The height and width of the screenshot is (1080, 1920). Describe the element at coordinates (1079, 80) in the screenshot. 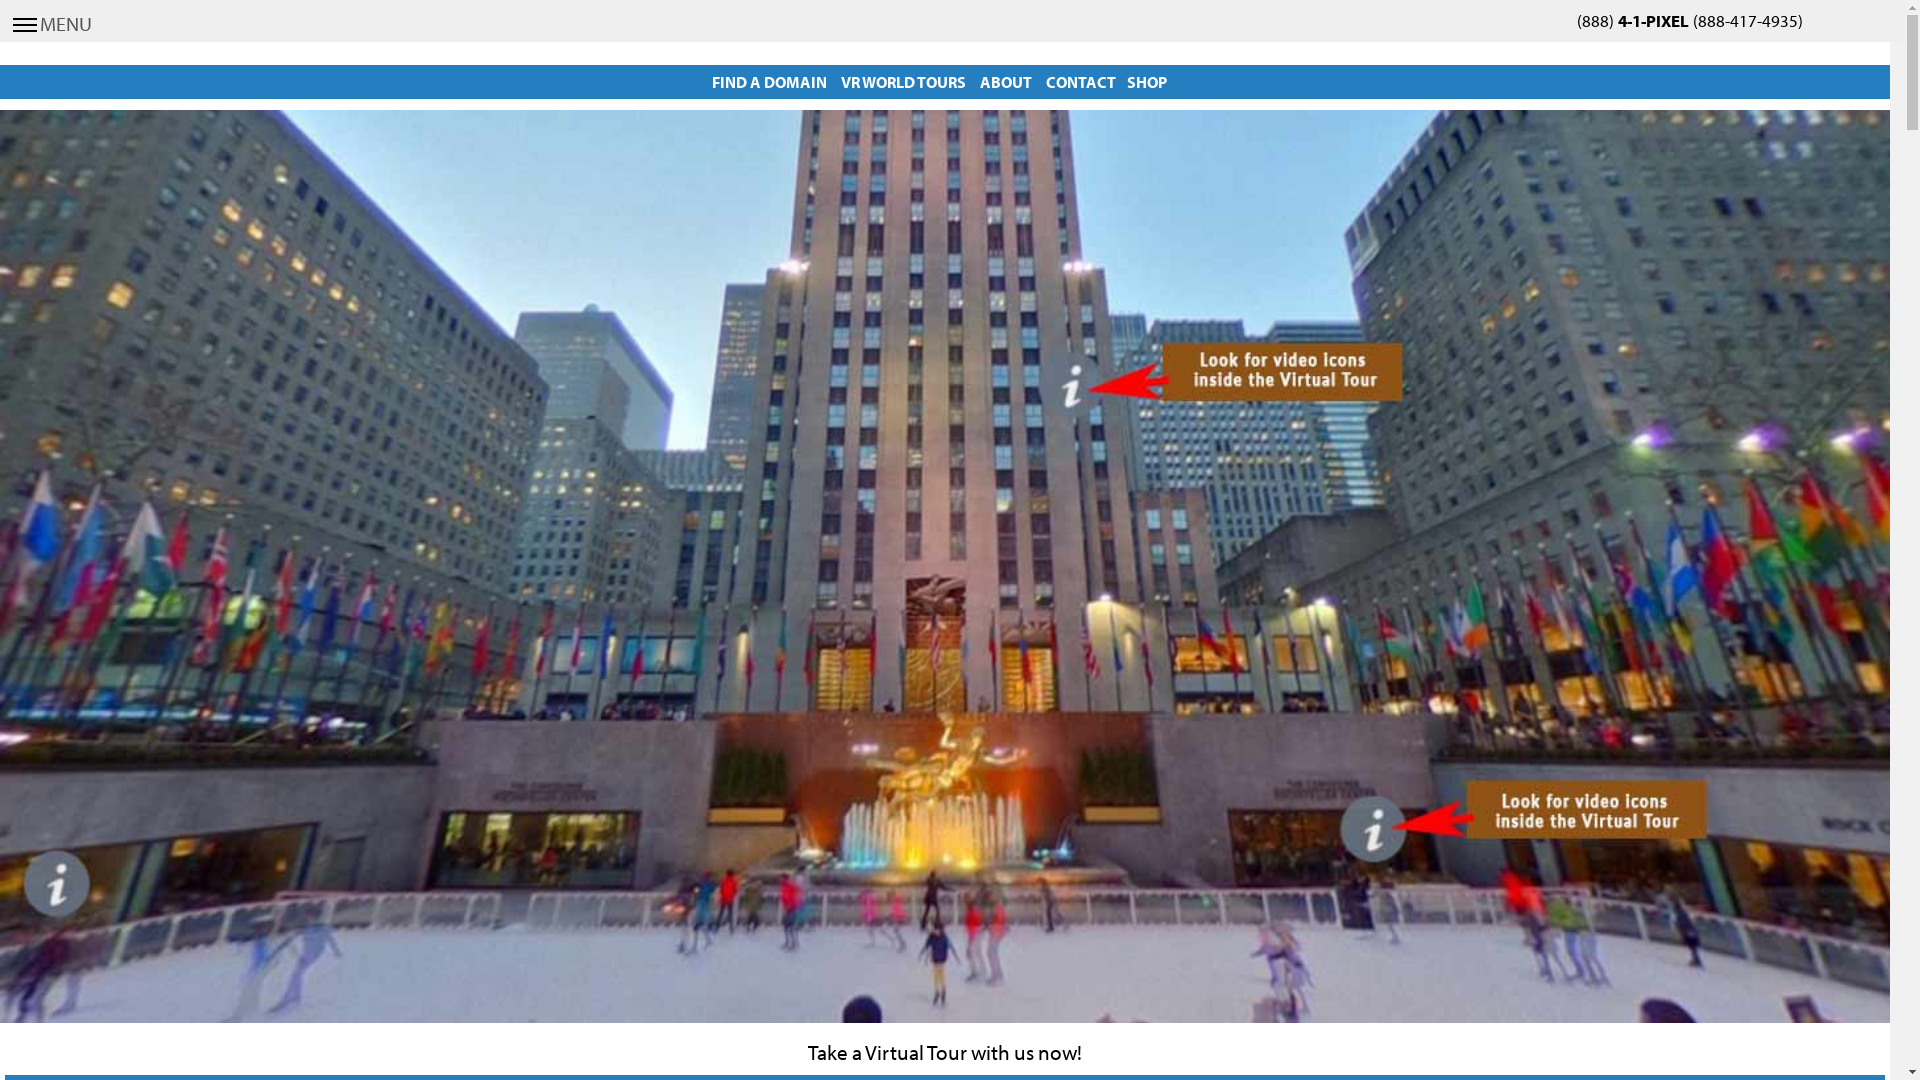

I see `'CONTACT'` at that location.